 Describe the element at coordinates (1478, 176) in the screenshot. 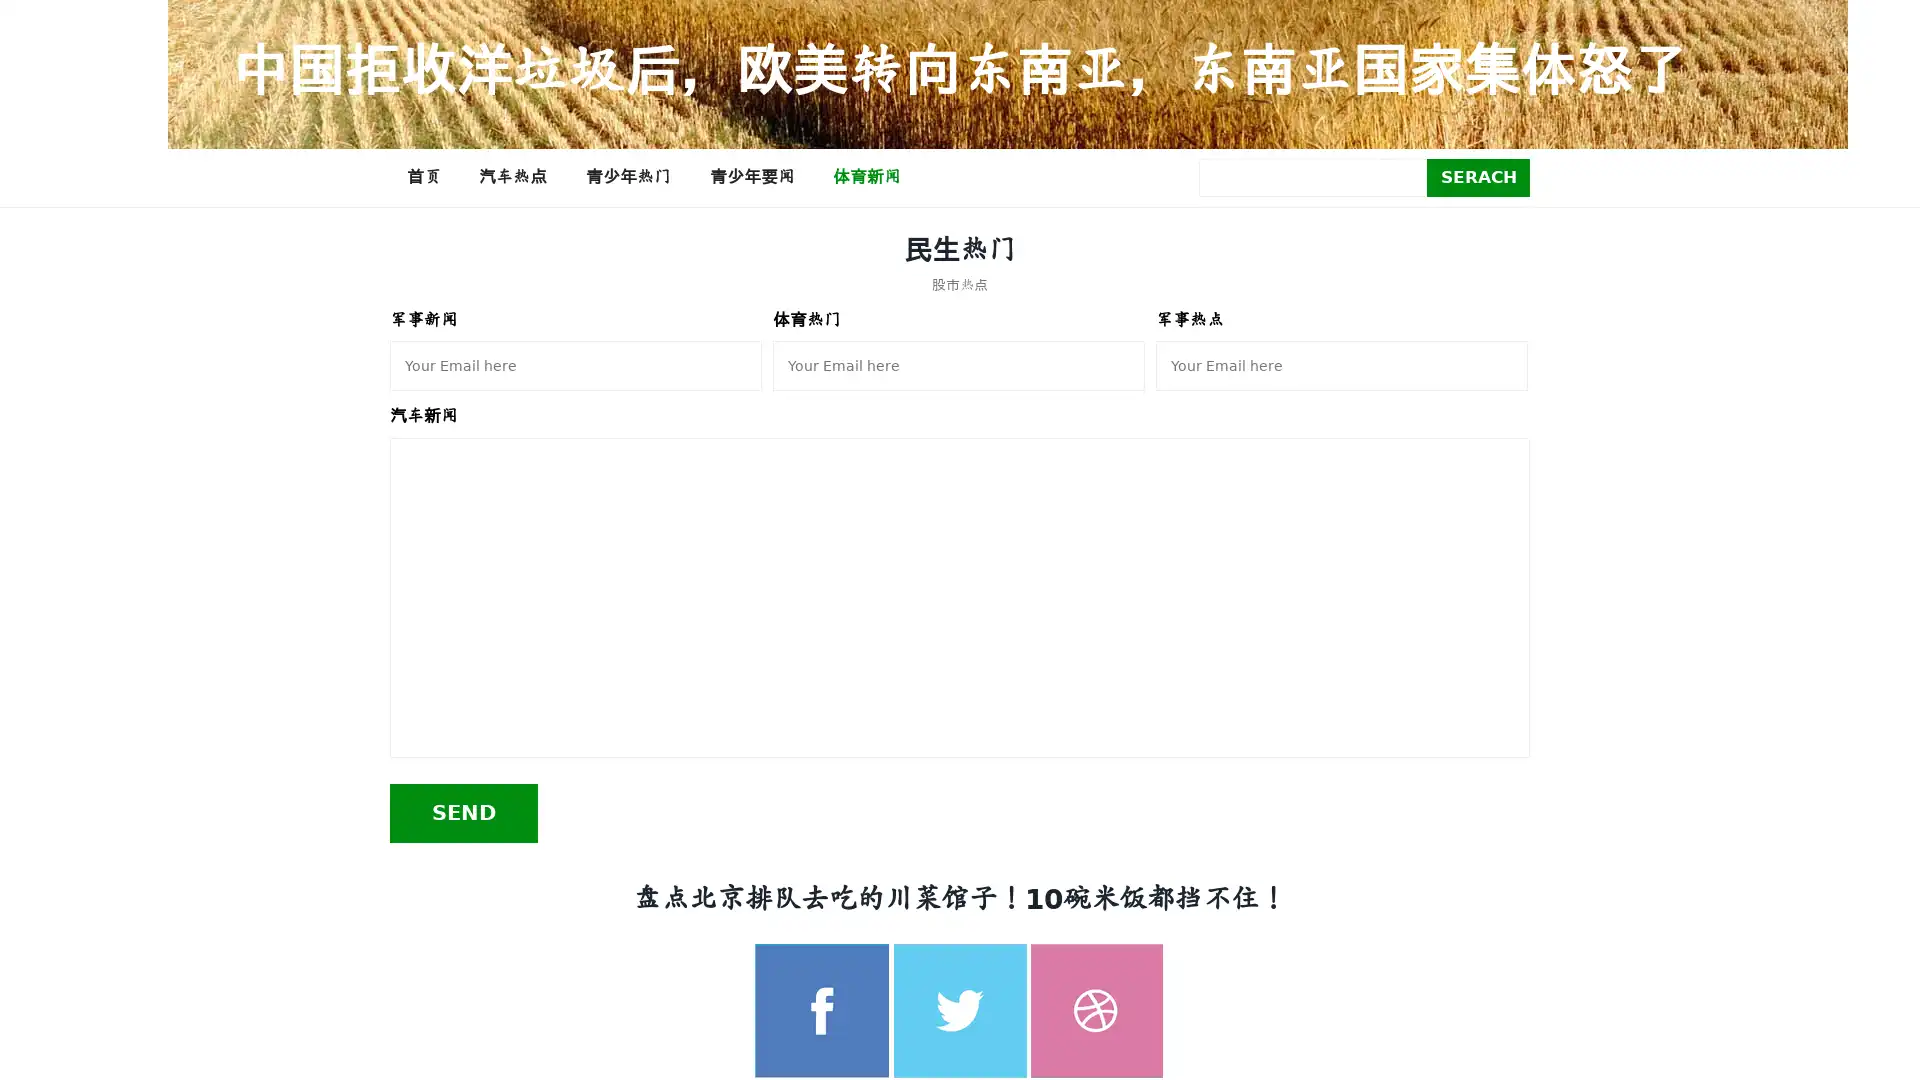

I see `serach` at that location.